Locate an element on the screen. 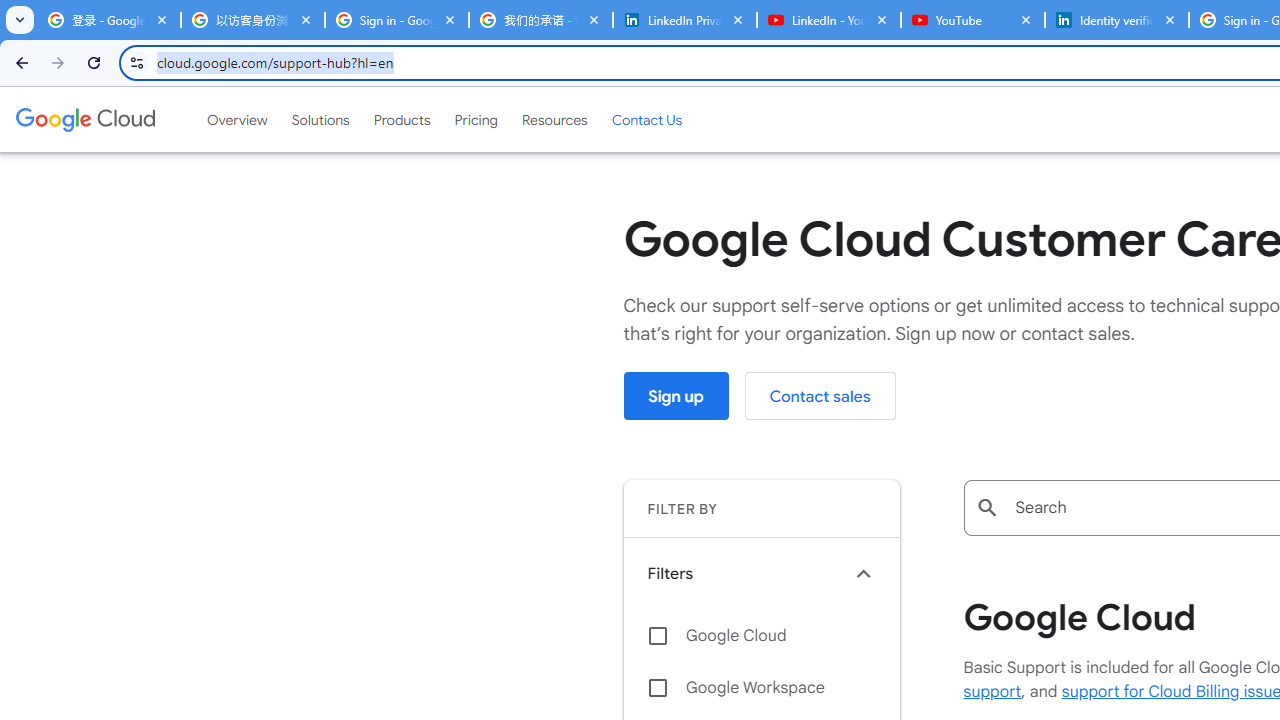 The image size is (1280, 720). 'Filters keyboard_arrow_up' is located at coordinates (760, 573).